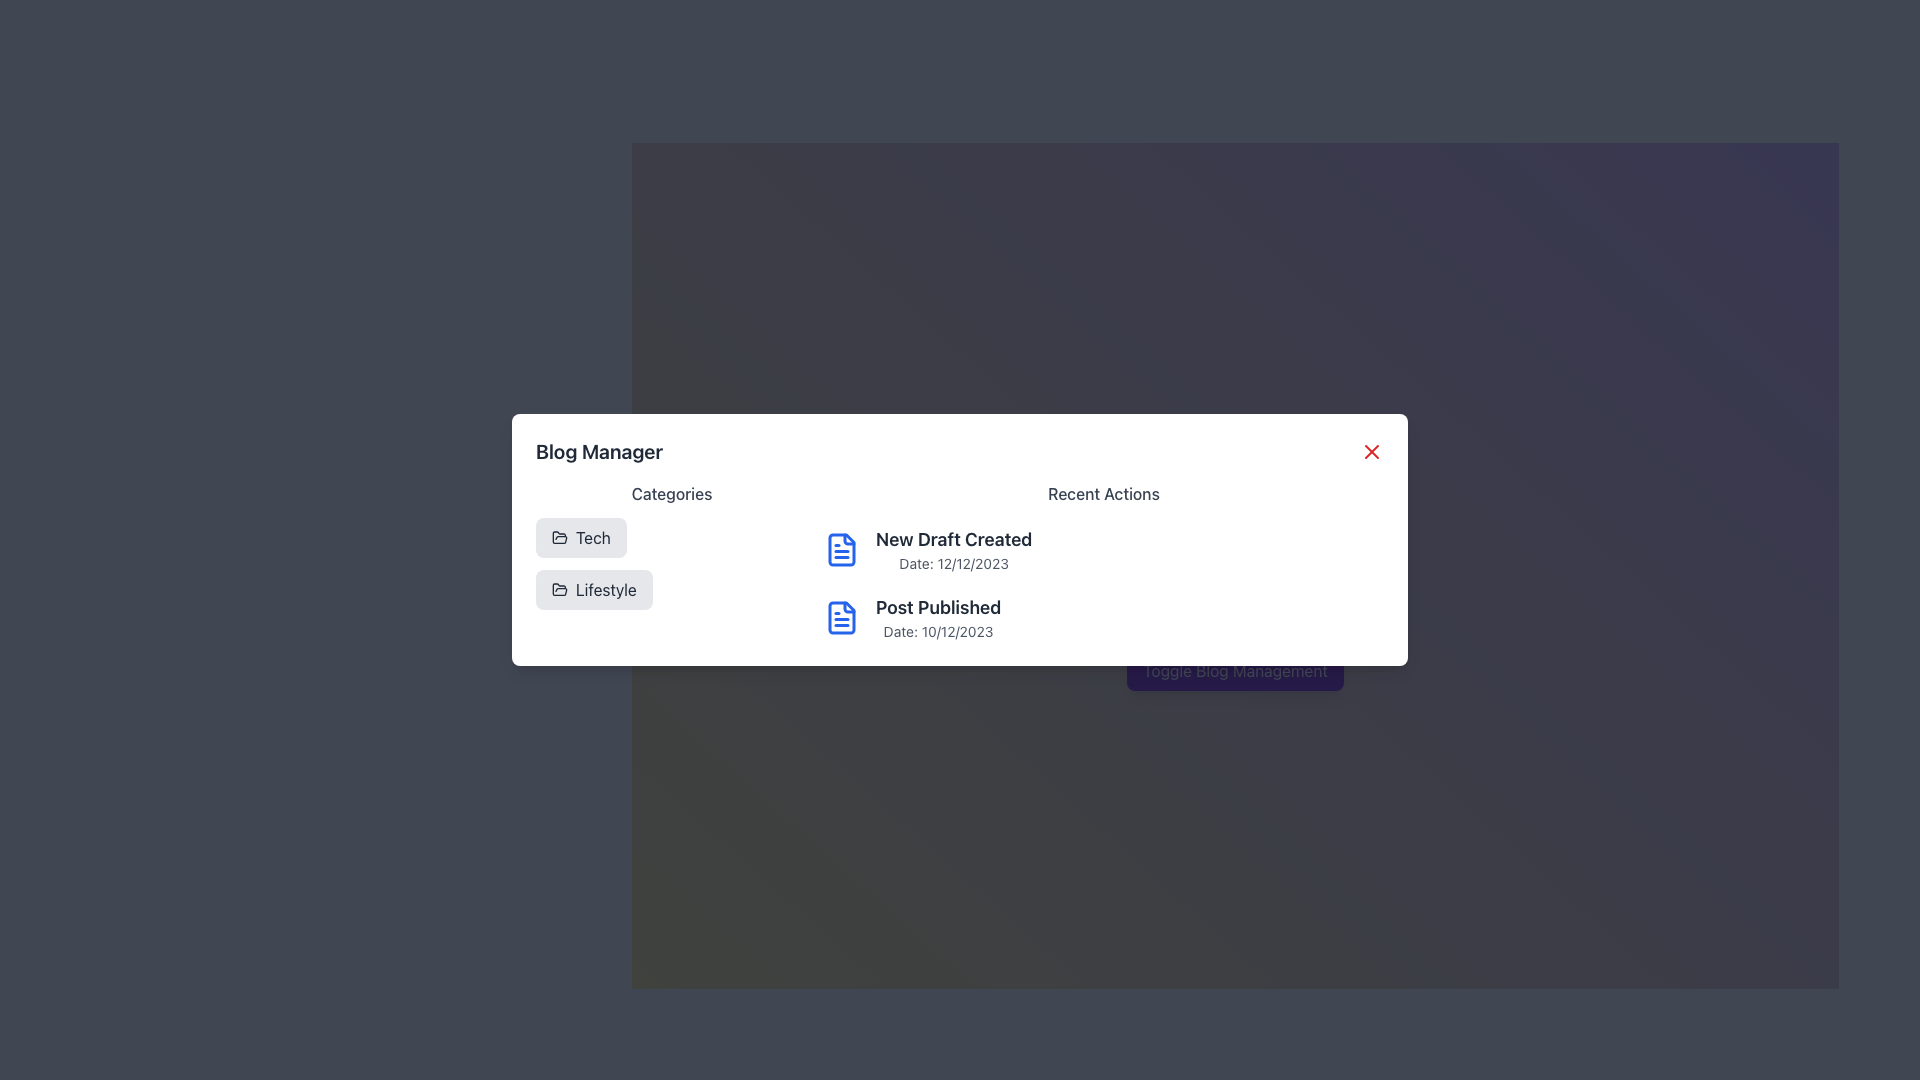 This screenshot has height=1080, width=1920. Describe the element at coordinates (560, 588) in the screenshot. I see `the open-folder icon located under the 'Categories' section, to the left of the 'Tech' label in the 'Blog Manager' modal interface` at that location.